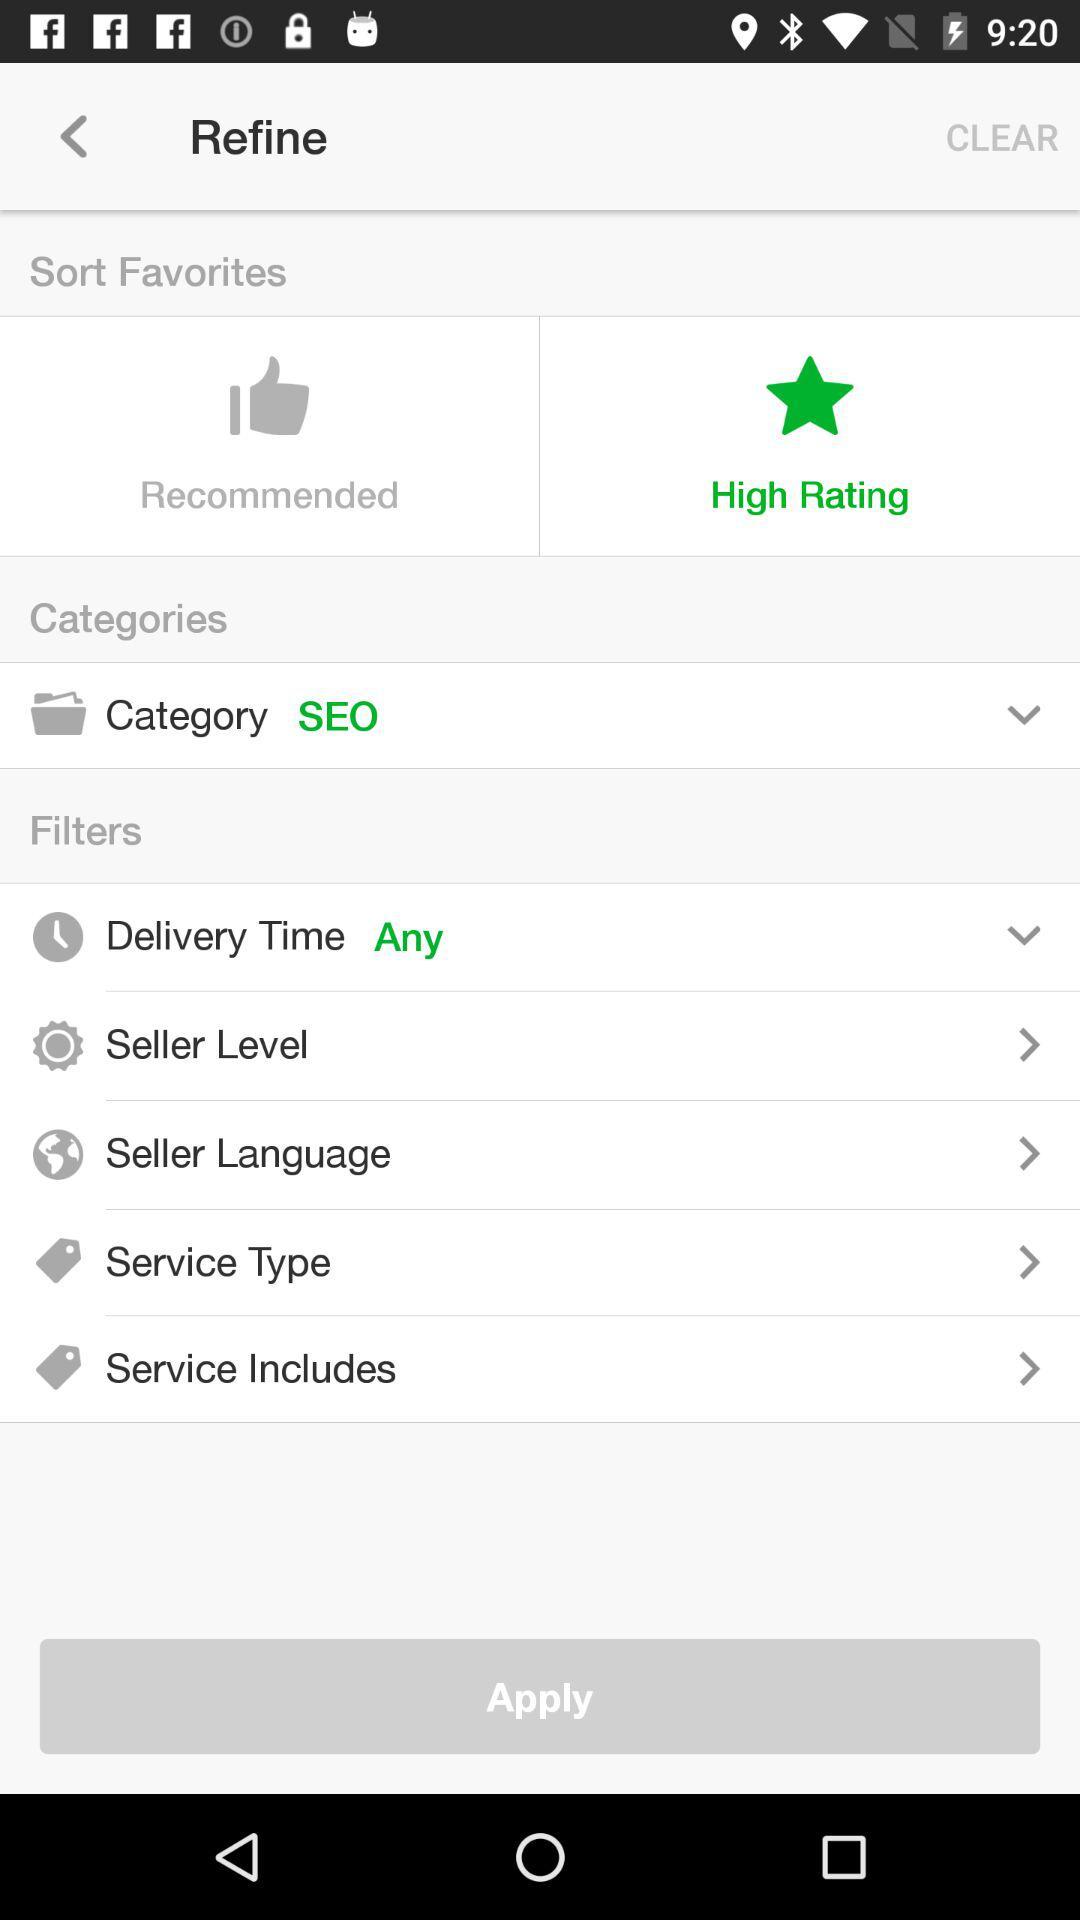 The image size is (1080, 1920). I want to click on icon next to refine item, so click(72, 135).